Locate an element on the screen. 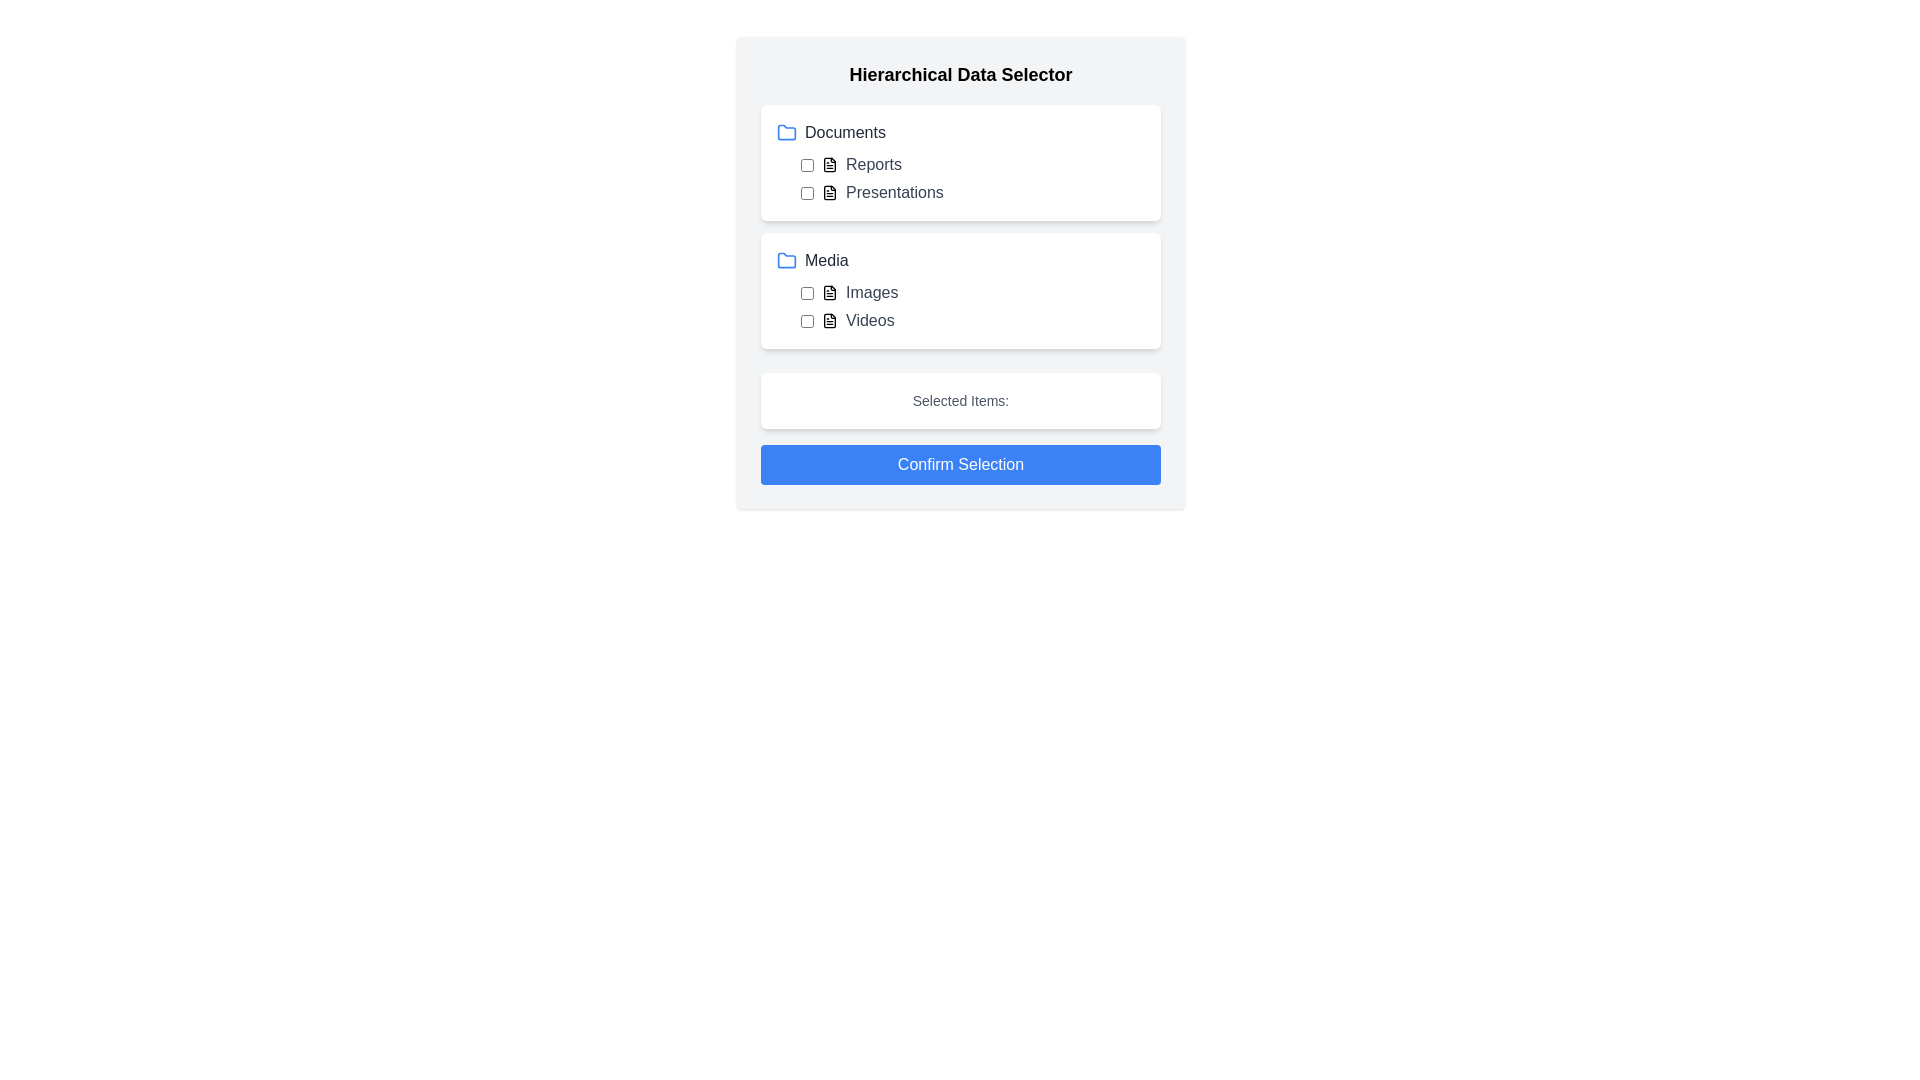 The image size is (1920, 1080). the 'Presentations' checkbox located in the 'Documents' section of the 'Hierarchical Data Selector' widget is located at coordinates (807, 192).